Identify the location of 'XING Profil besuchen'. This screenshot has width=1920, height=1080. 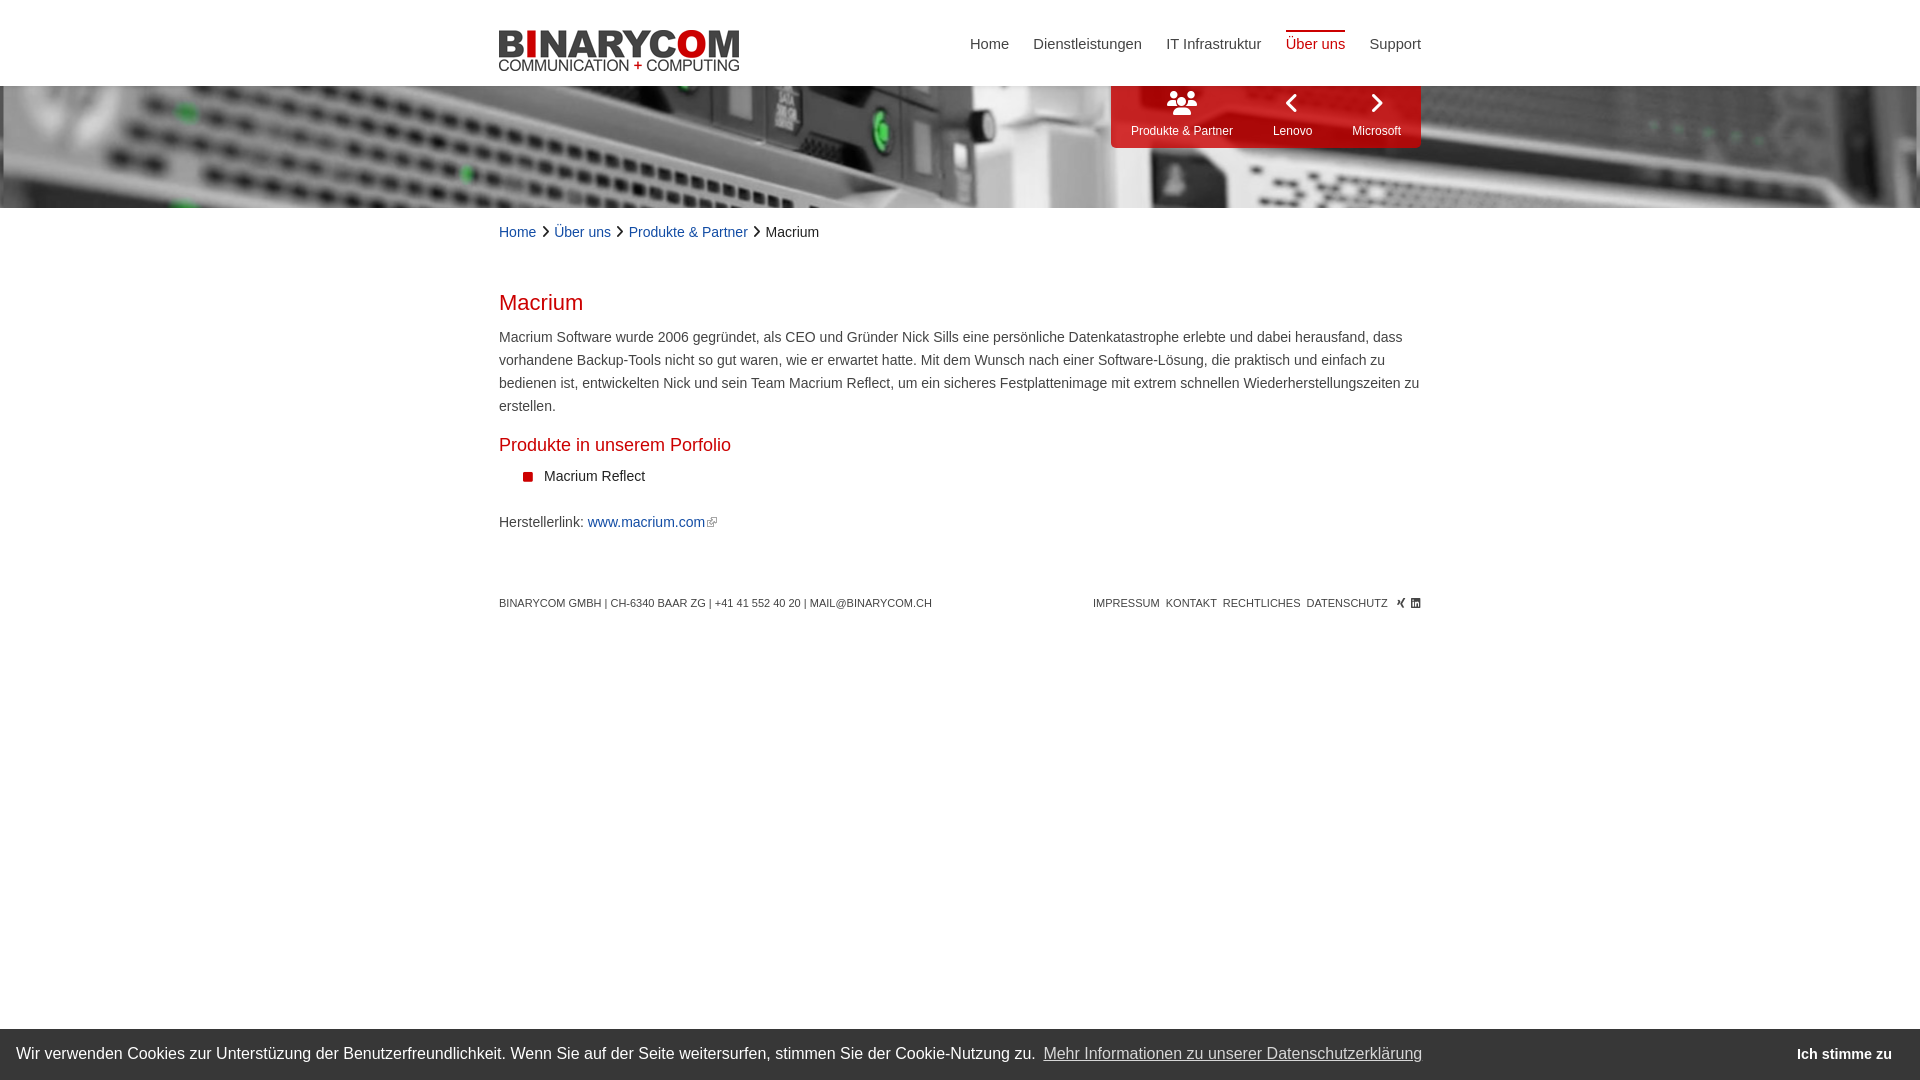
(1395, 601).